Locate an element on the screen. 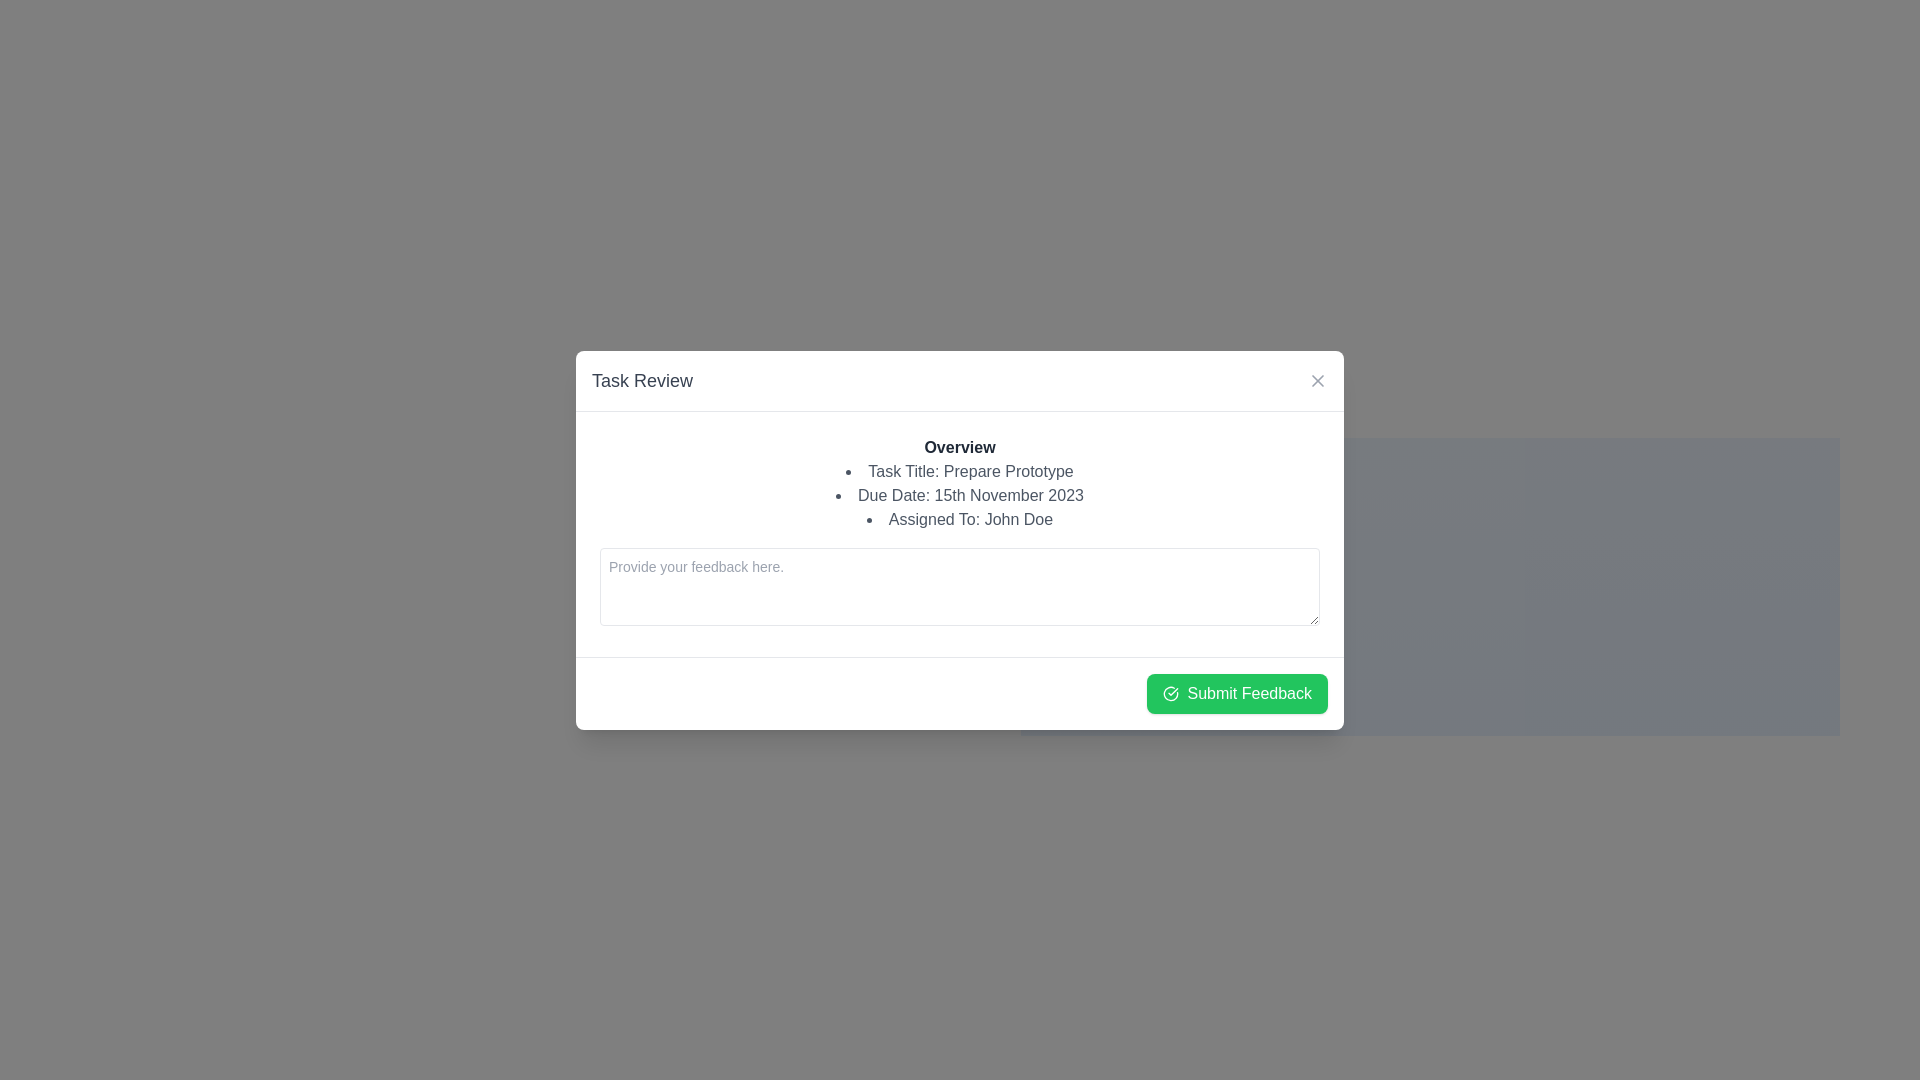  the list item containing the text 'Task Title: Prepare Prototype', which is the first item in the bulleted list under the 'Overview' heading is located at coordinates (960, 471).